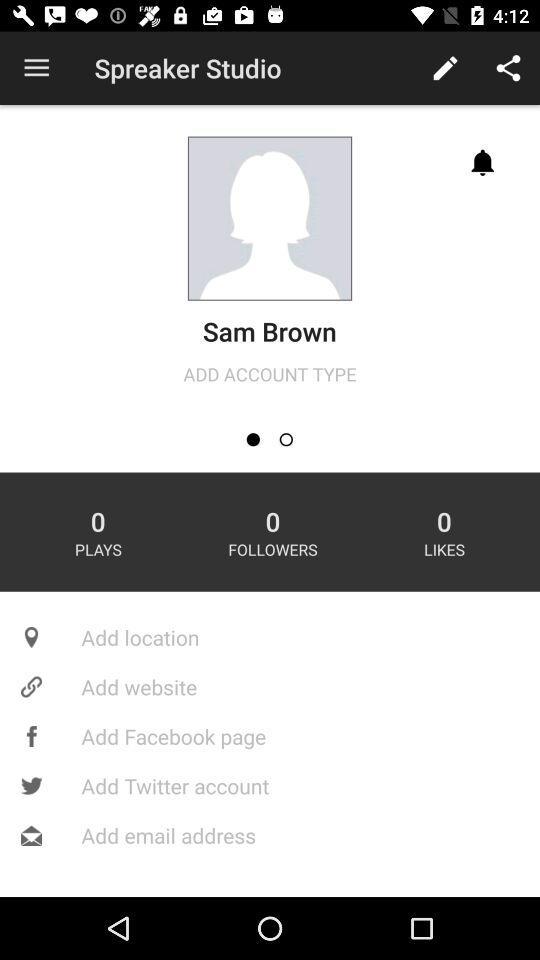 This screenshot has height=960, width=540. I want to click on app next to the spreaker studio item, so click(36, 68).